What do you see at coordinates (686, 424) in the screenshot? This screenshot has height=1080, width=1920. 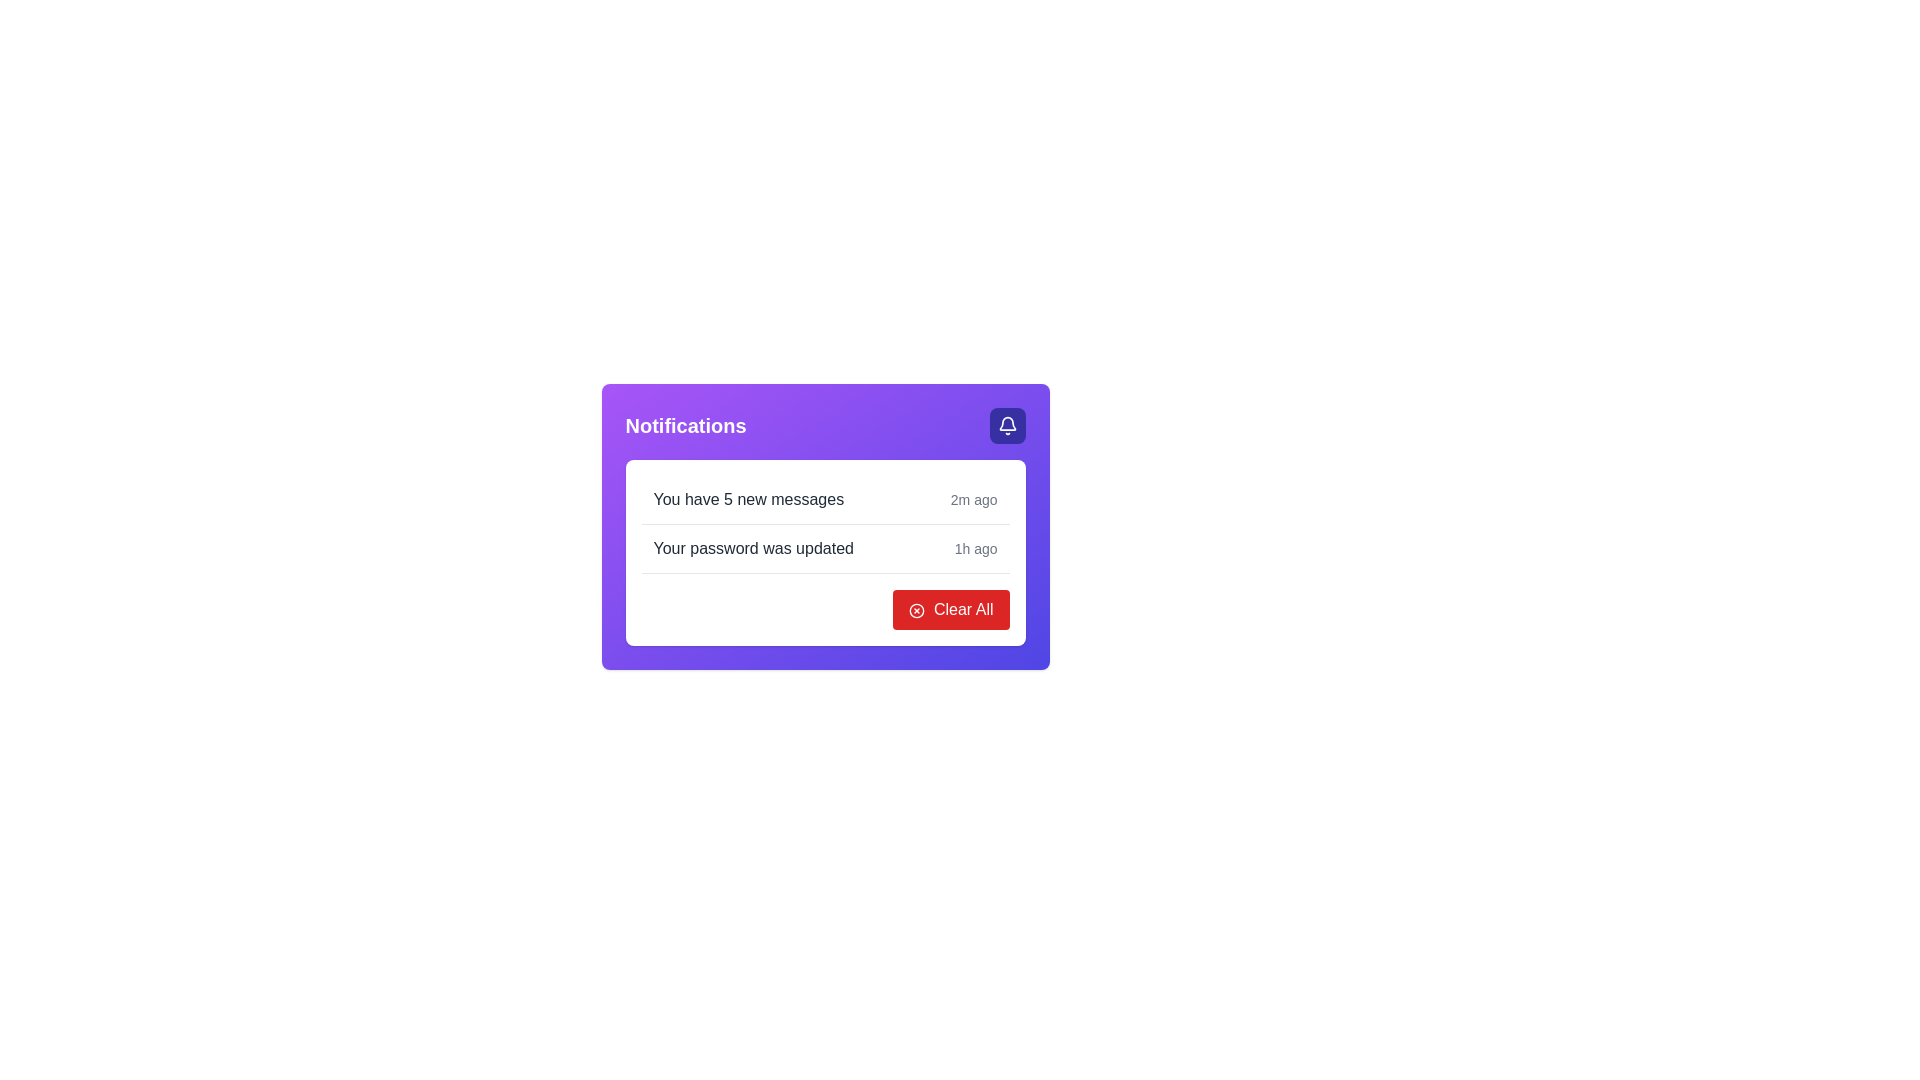 I see `the bold, large-sized 'Notifications' text label with a white font color on a purple background, located in the header section before the bell icon` at bounding box center [686, 424].